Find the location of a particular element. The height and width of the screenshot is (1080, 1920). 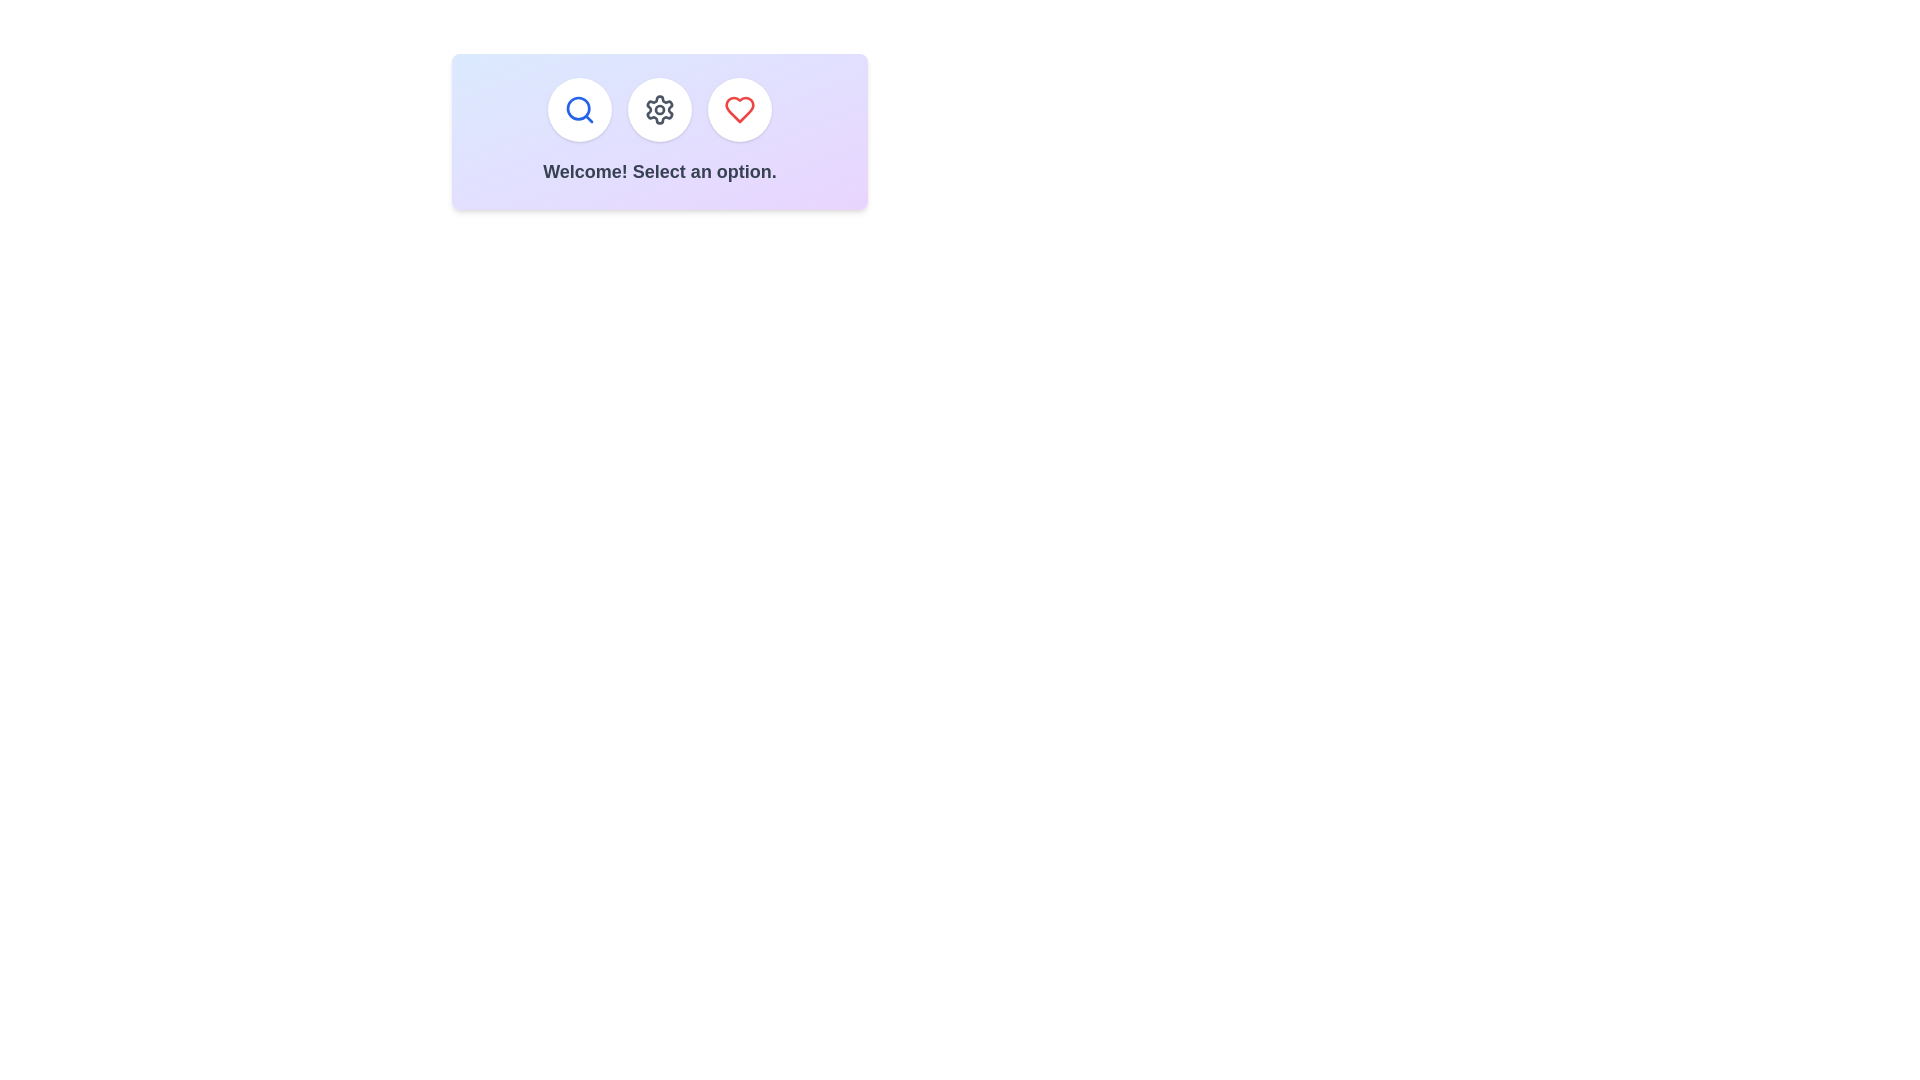

the settings icon, which is the second circular icon in a horizontal arrangement of three icons is located at coordinates (660, 110).